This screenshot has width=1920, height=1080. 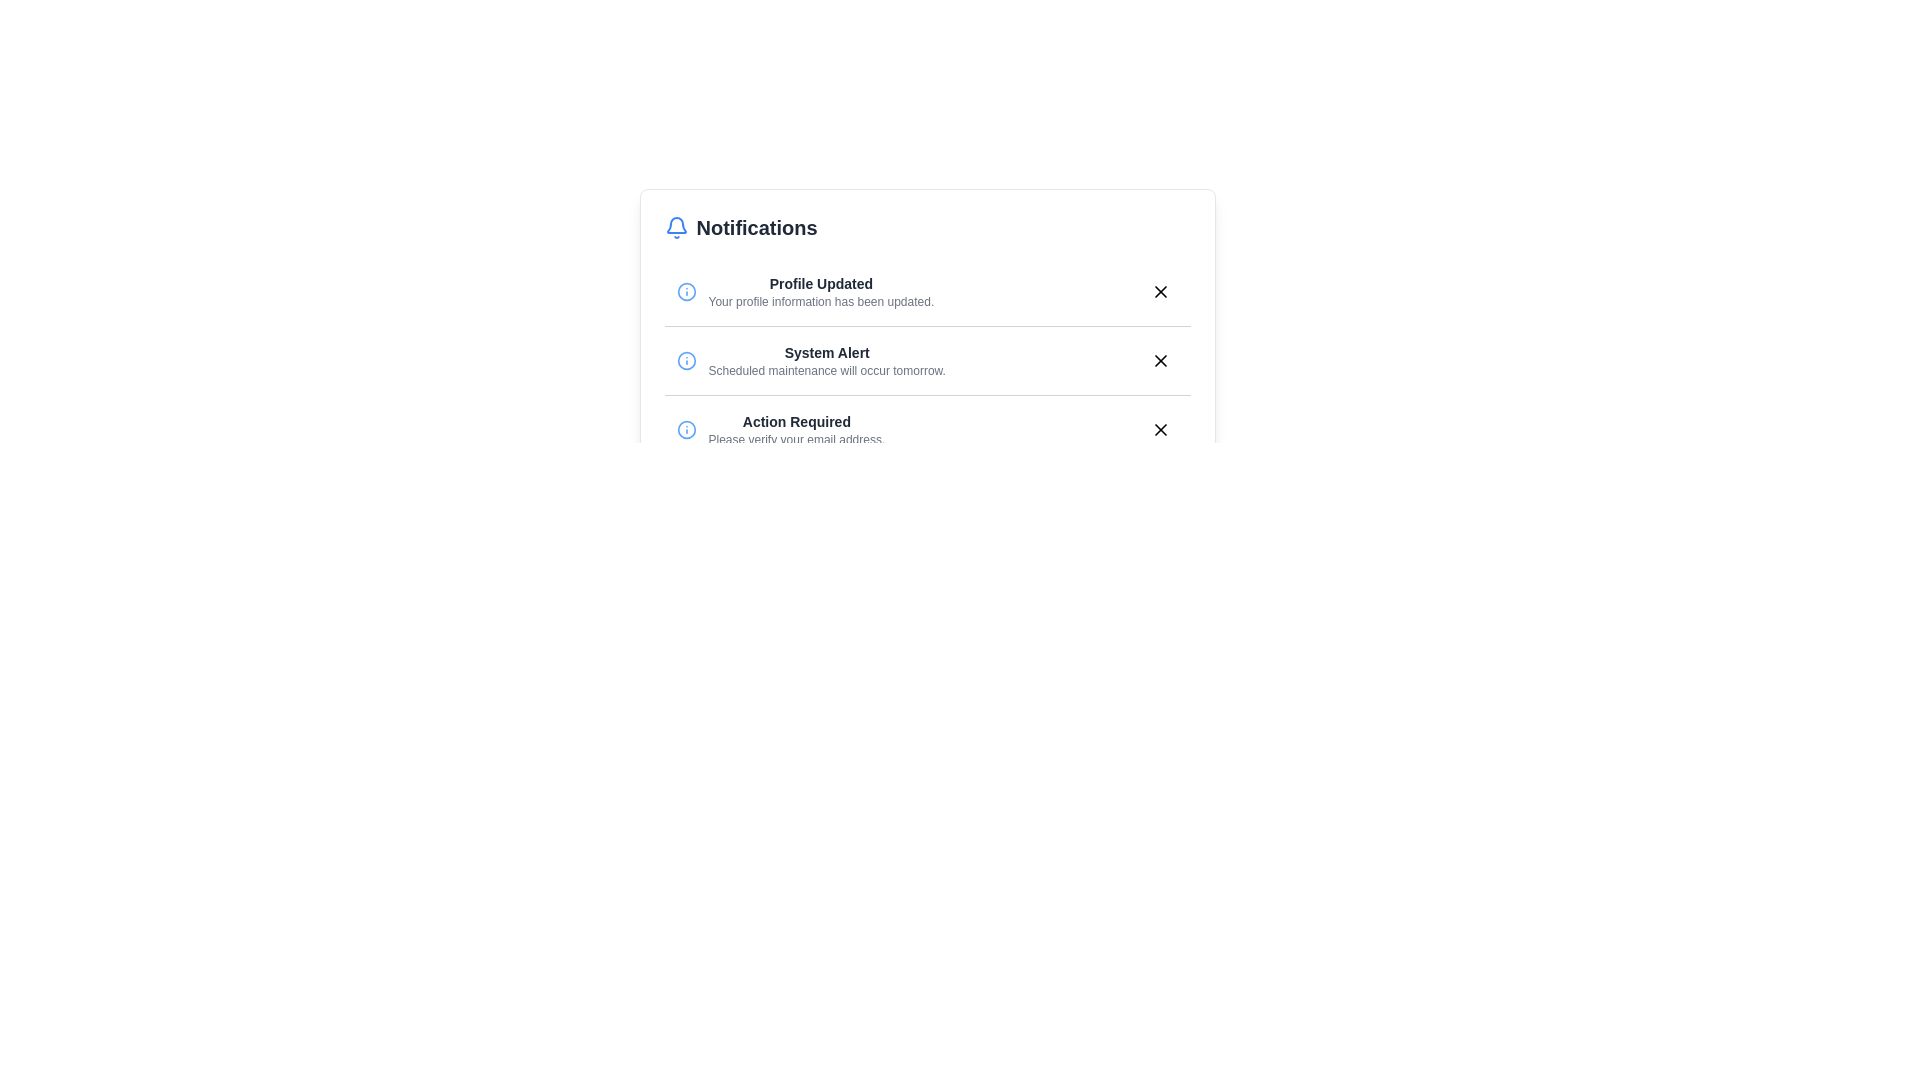 I want to click on the 'Notifications' header with bell icon located at the top-left of the notification panel, so click(x=740, y=226).